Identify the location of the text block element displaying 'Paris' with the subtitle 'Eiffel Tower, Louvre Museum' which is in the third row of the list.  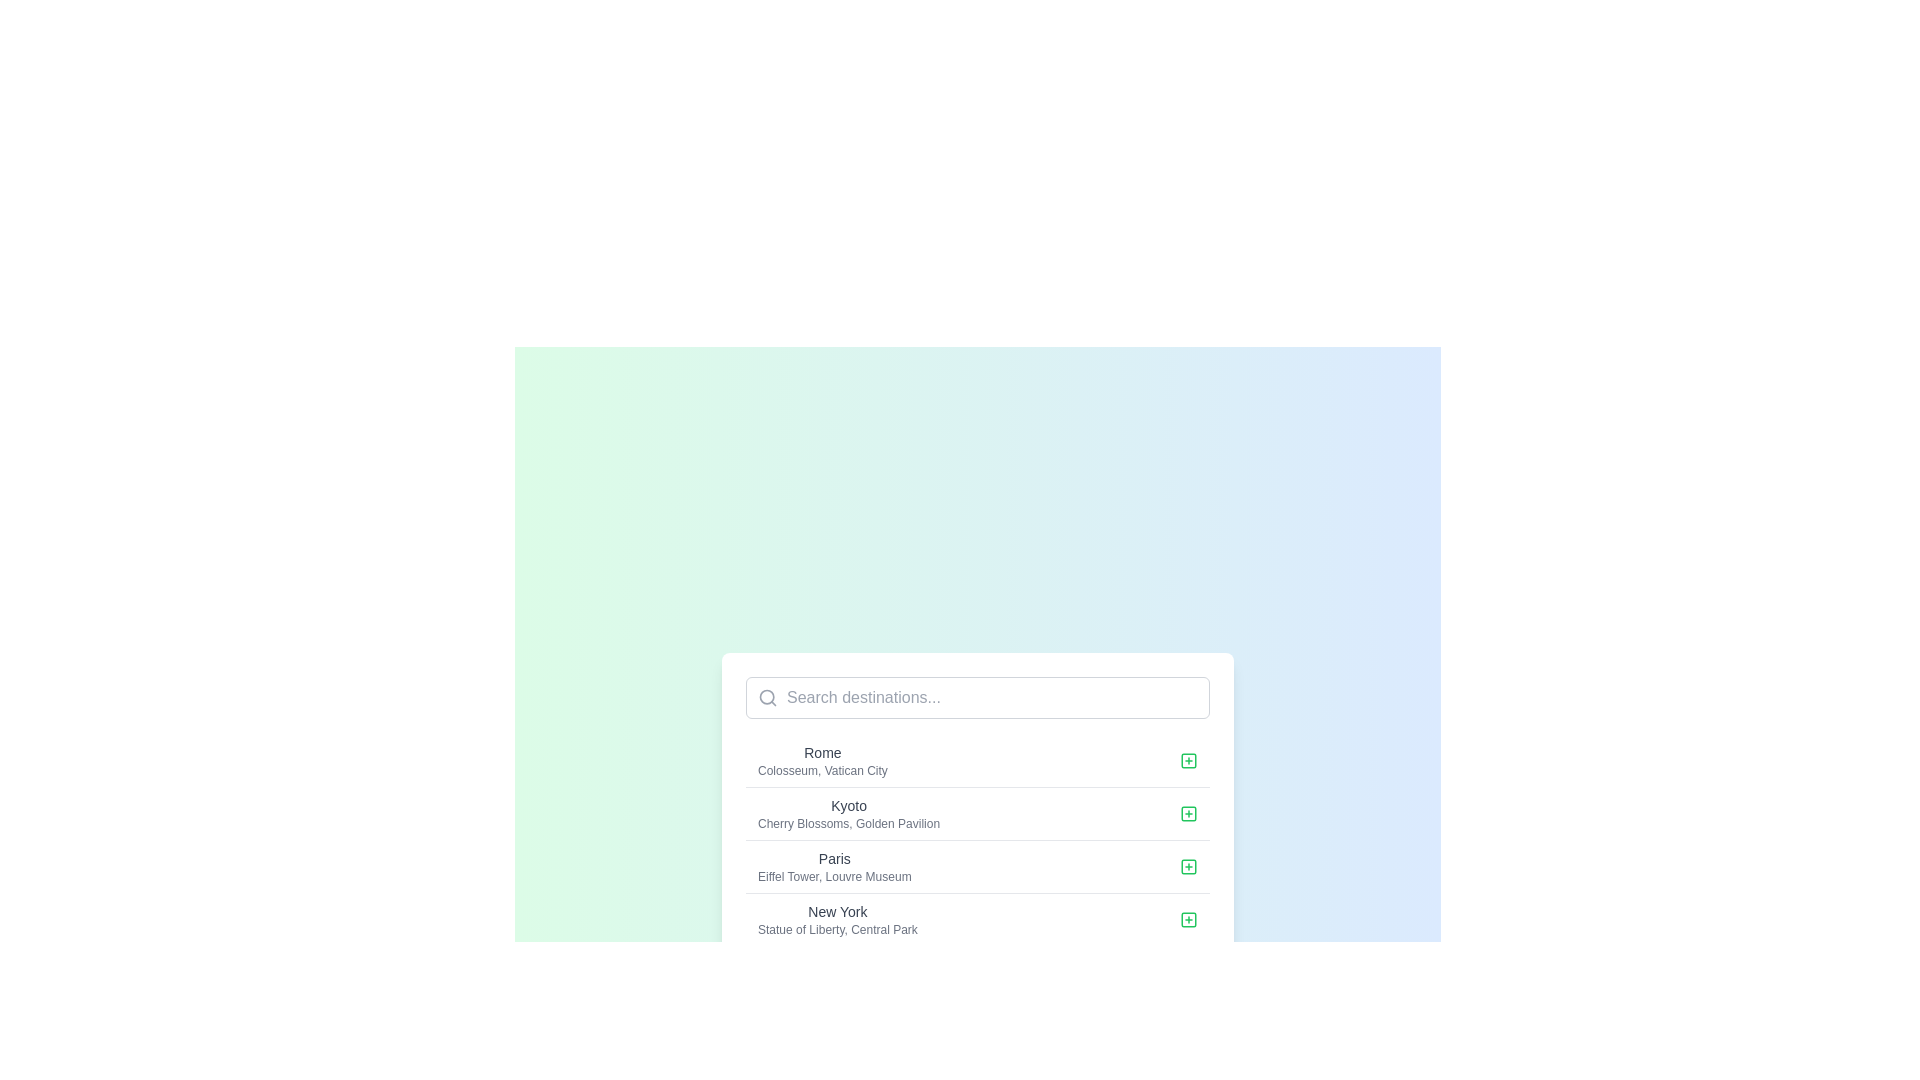
(834, 866).